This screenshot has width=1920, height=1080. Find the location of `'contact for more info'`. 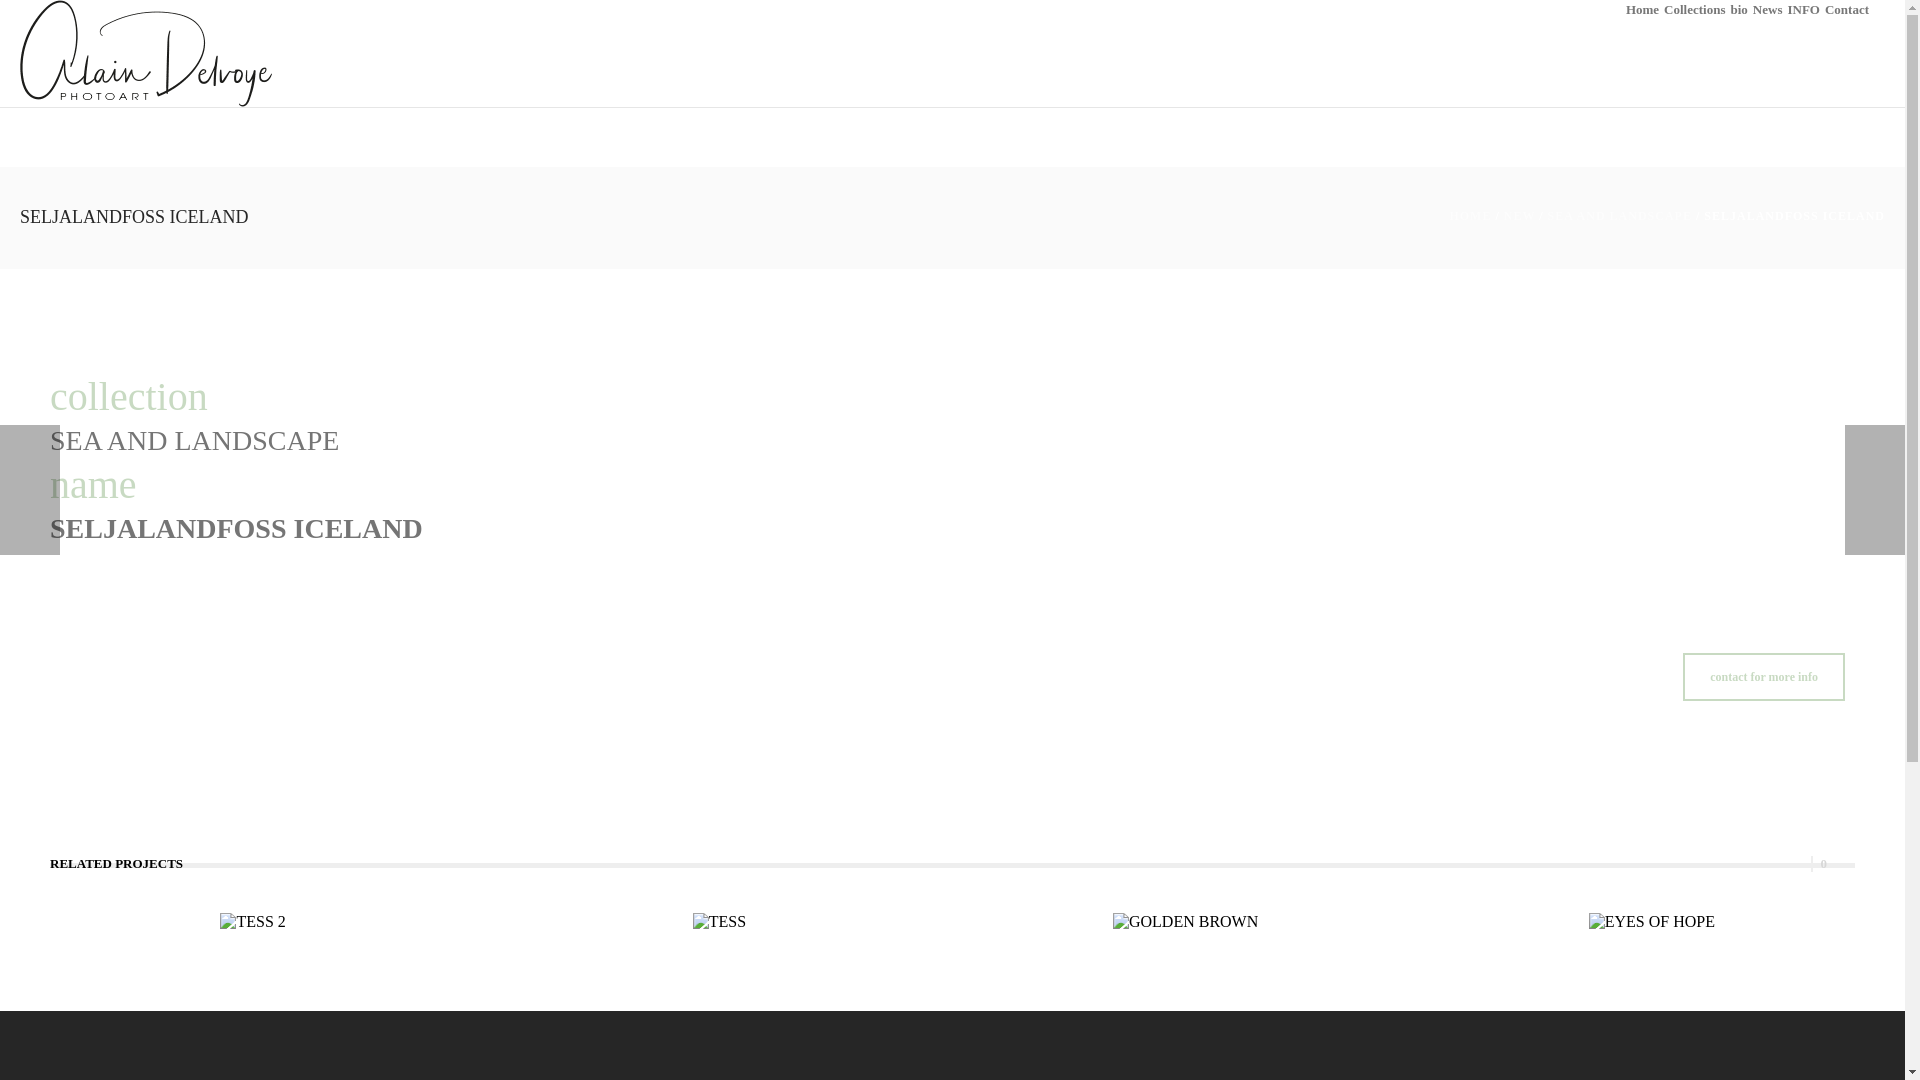

'contact for more info' is located at coordinates (1763, 676).